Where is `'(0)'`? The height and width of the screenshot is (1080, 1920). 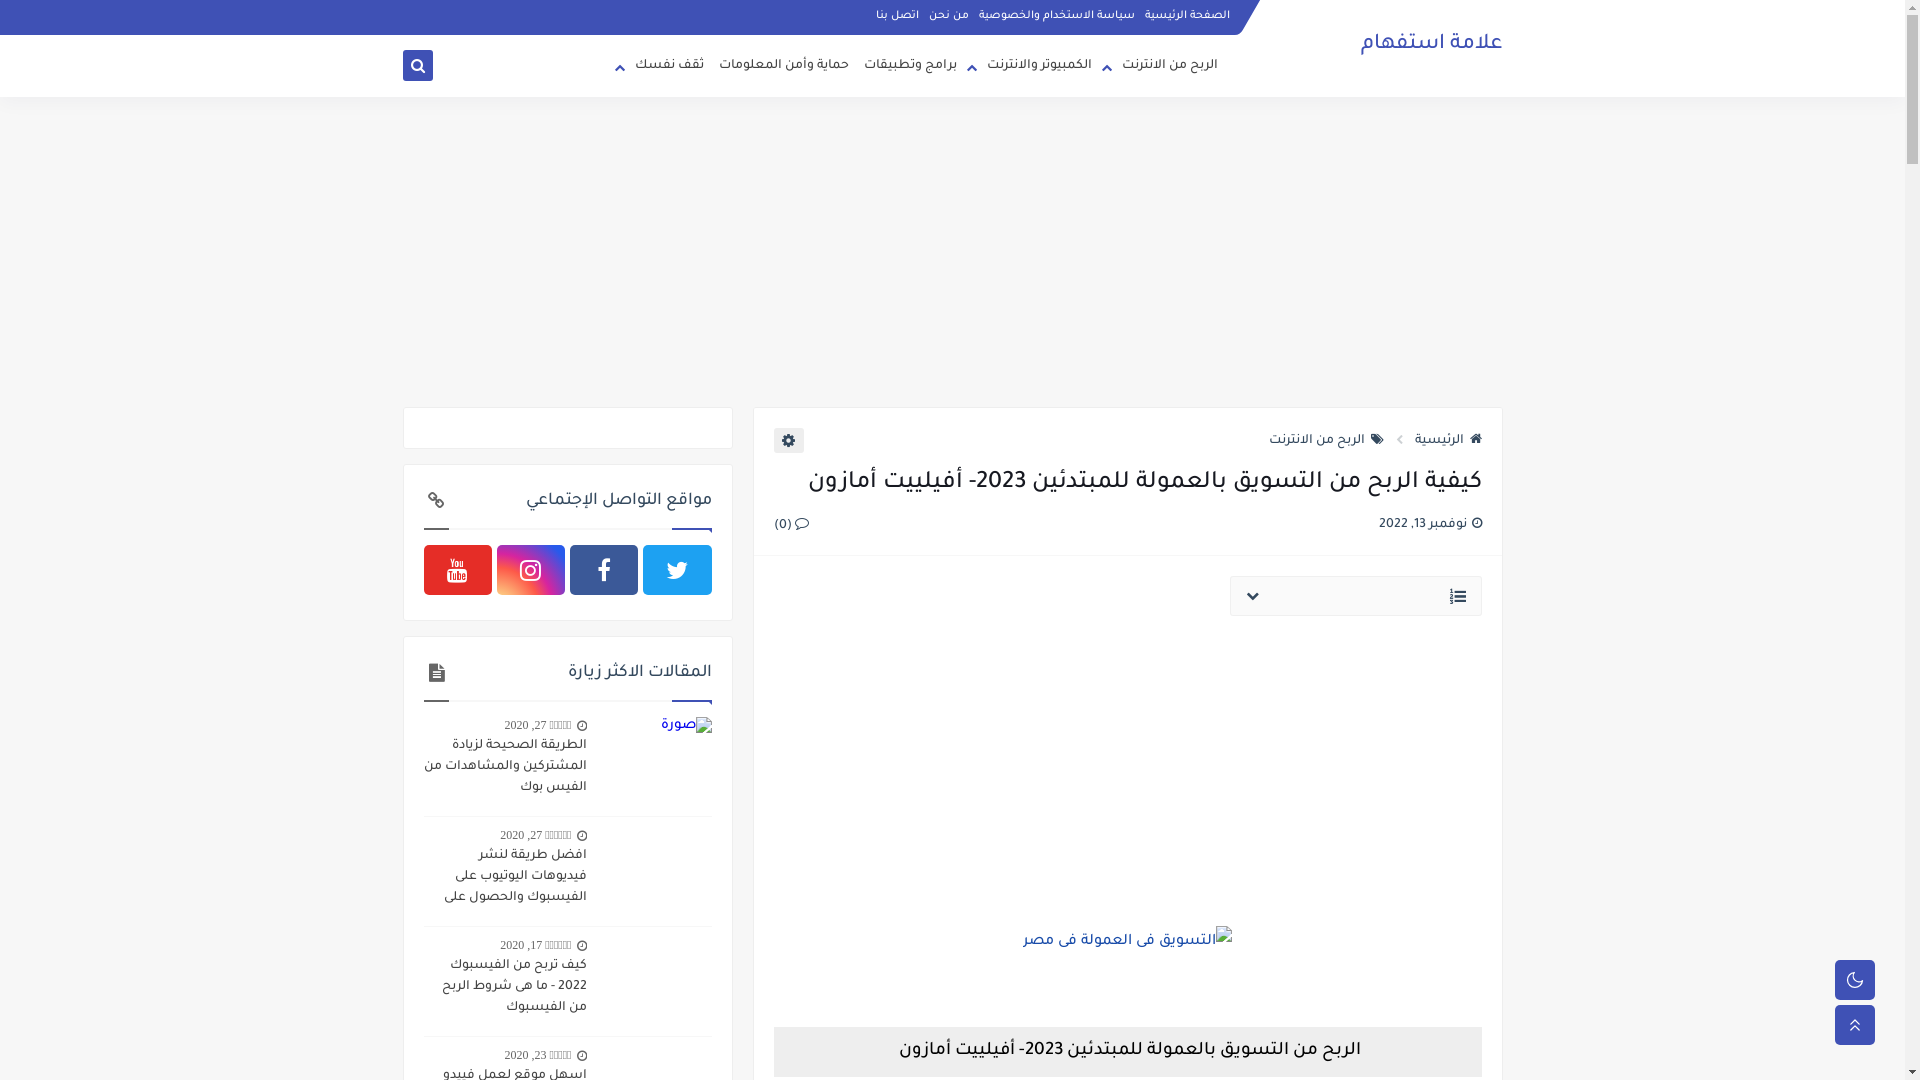
'(0)' is located at coordinates (772, 523).